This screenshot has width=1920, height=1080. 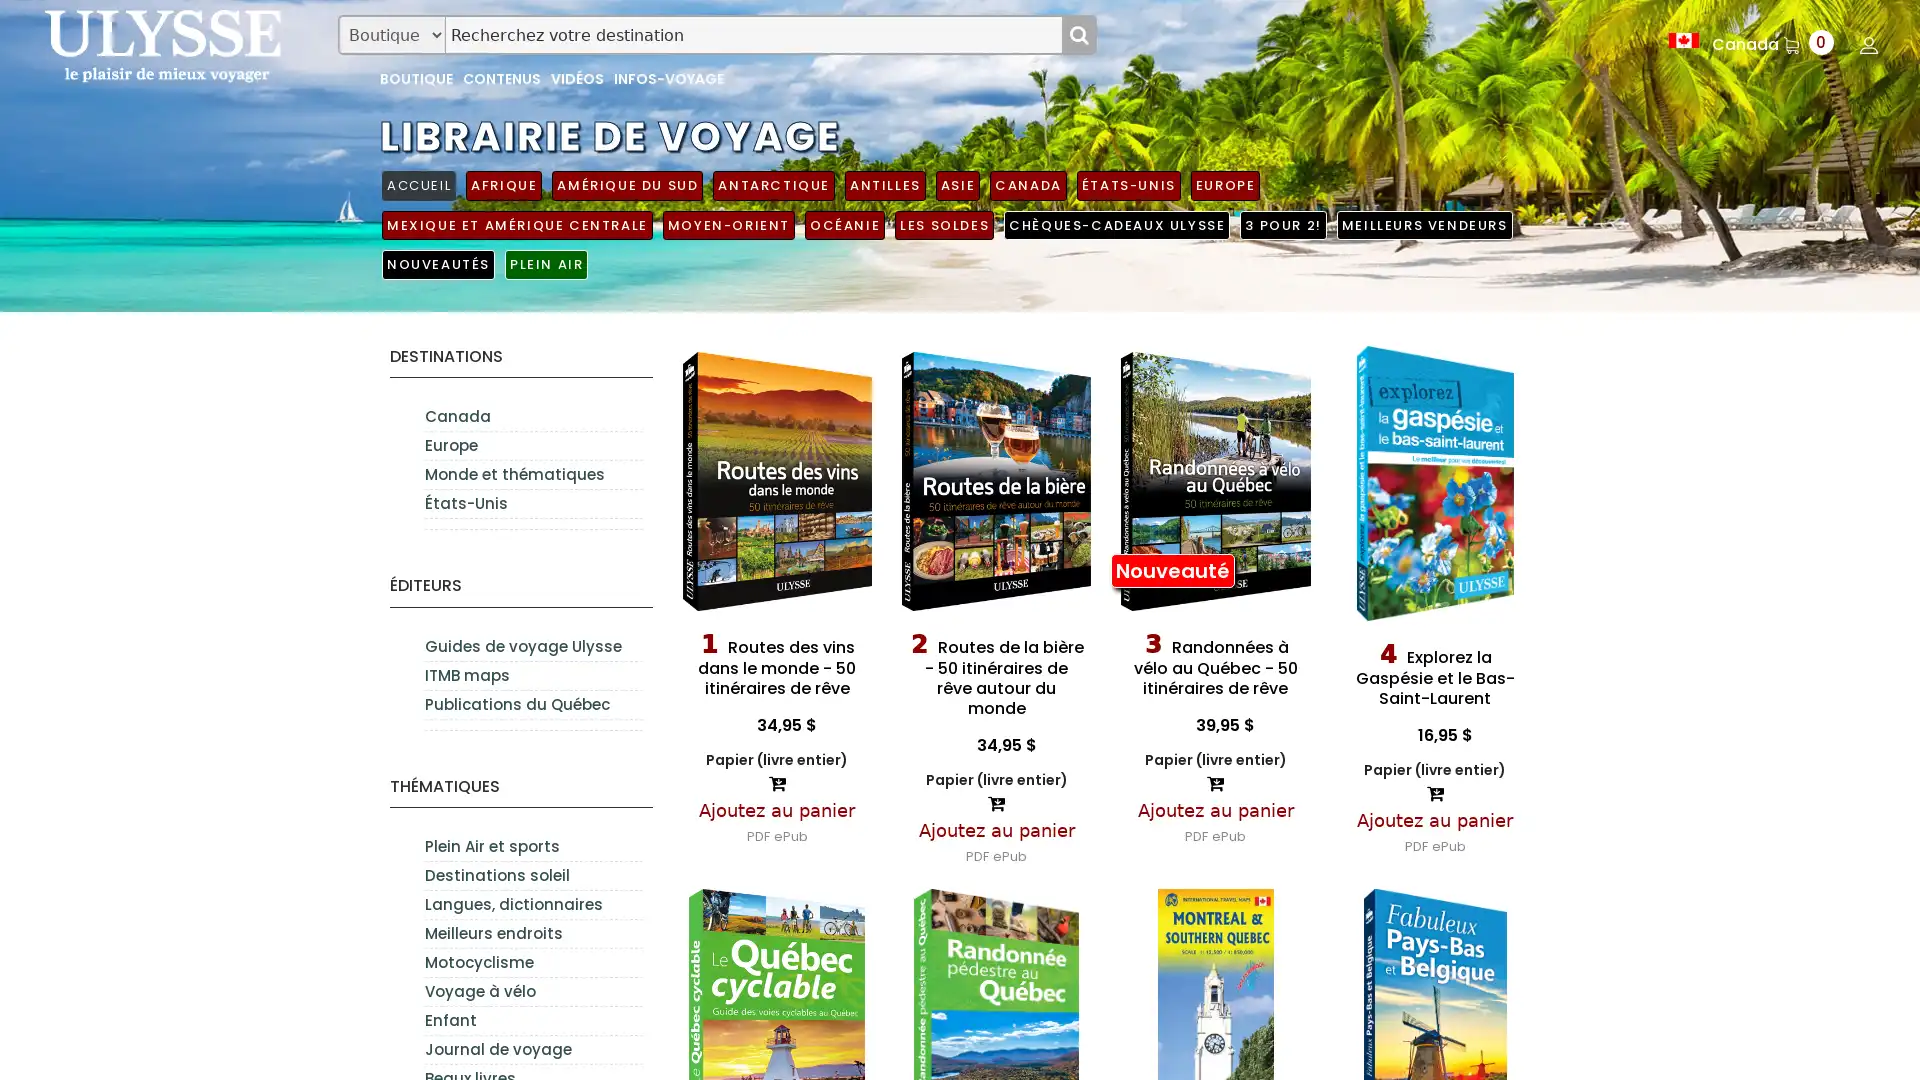 What do you see at coordinates (776, 808) in the screenshot?
I see `Ajoutez au panier` at bounding box center [776, 808].